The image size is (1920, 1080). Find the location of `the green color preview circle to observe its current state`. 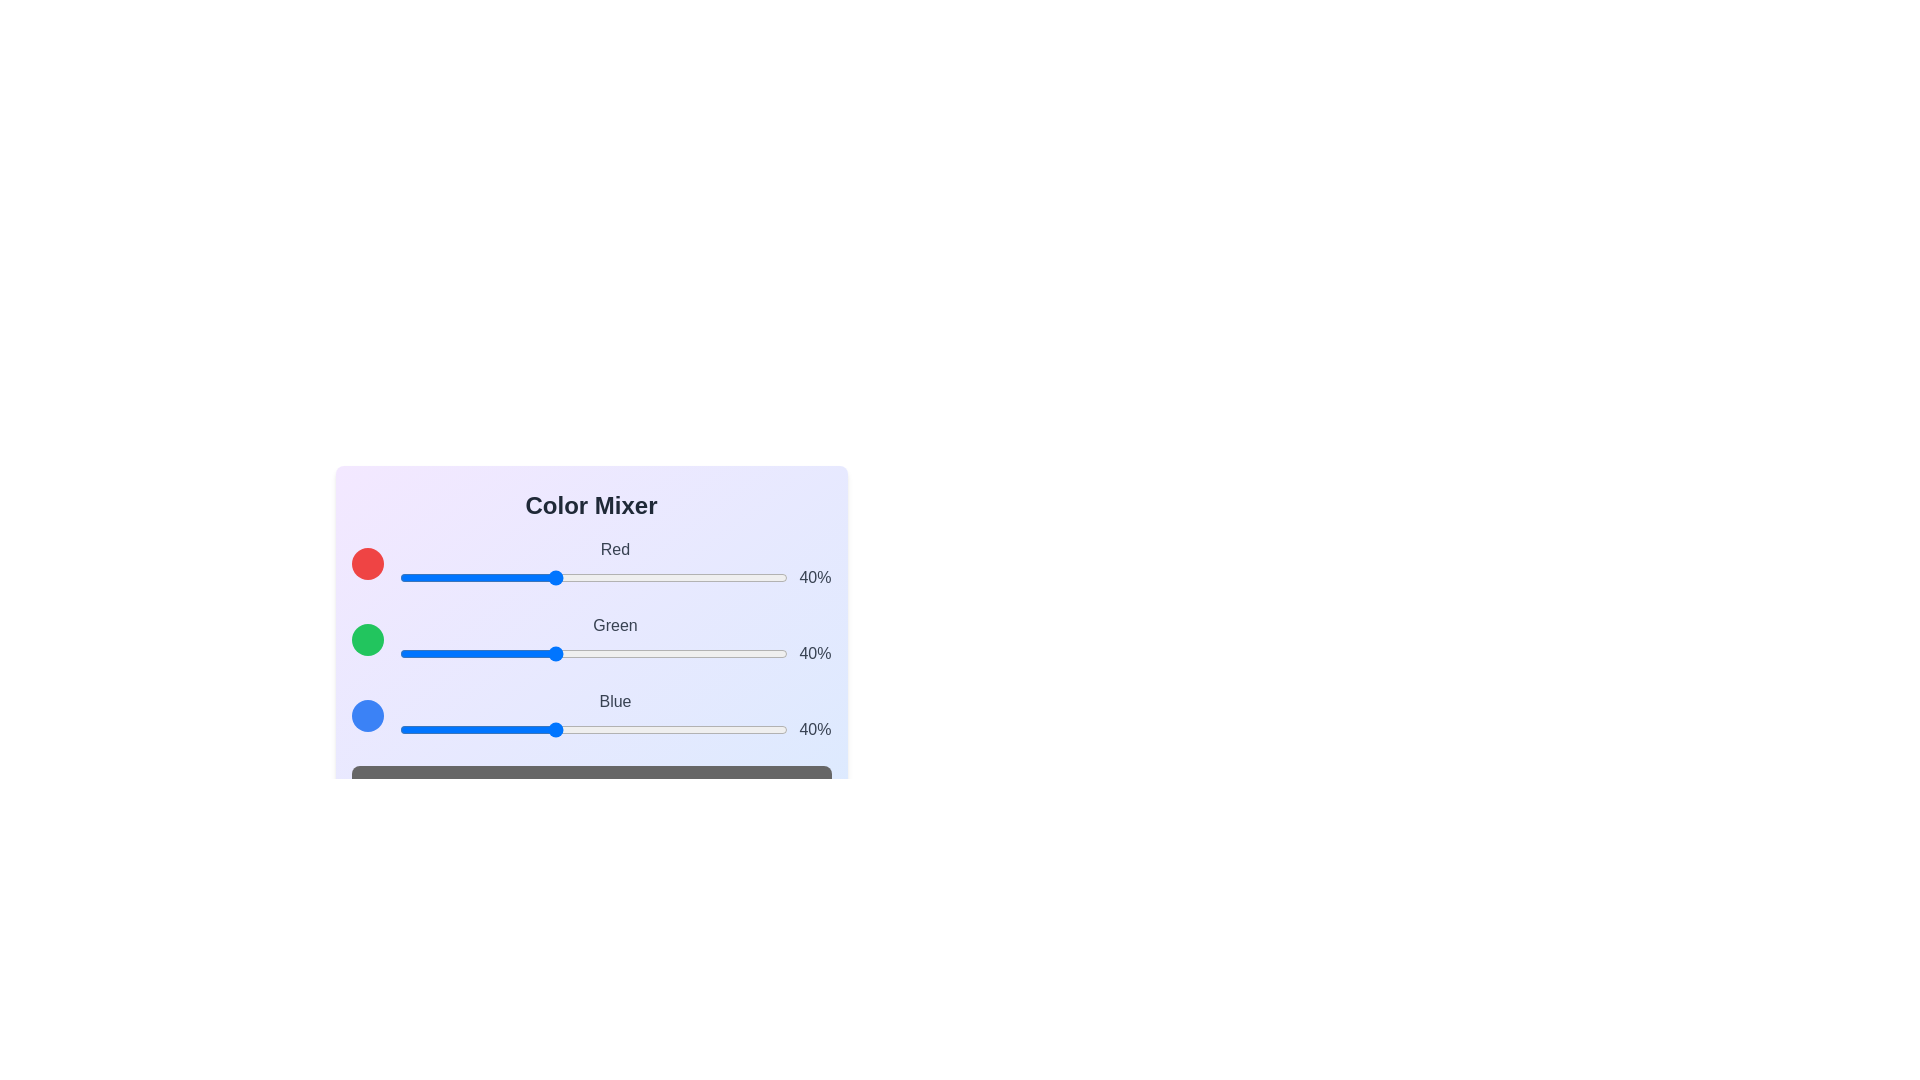

the green color preview circle to observe its current state is located at coordinates (367, 640).